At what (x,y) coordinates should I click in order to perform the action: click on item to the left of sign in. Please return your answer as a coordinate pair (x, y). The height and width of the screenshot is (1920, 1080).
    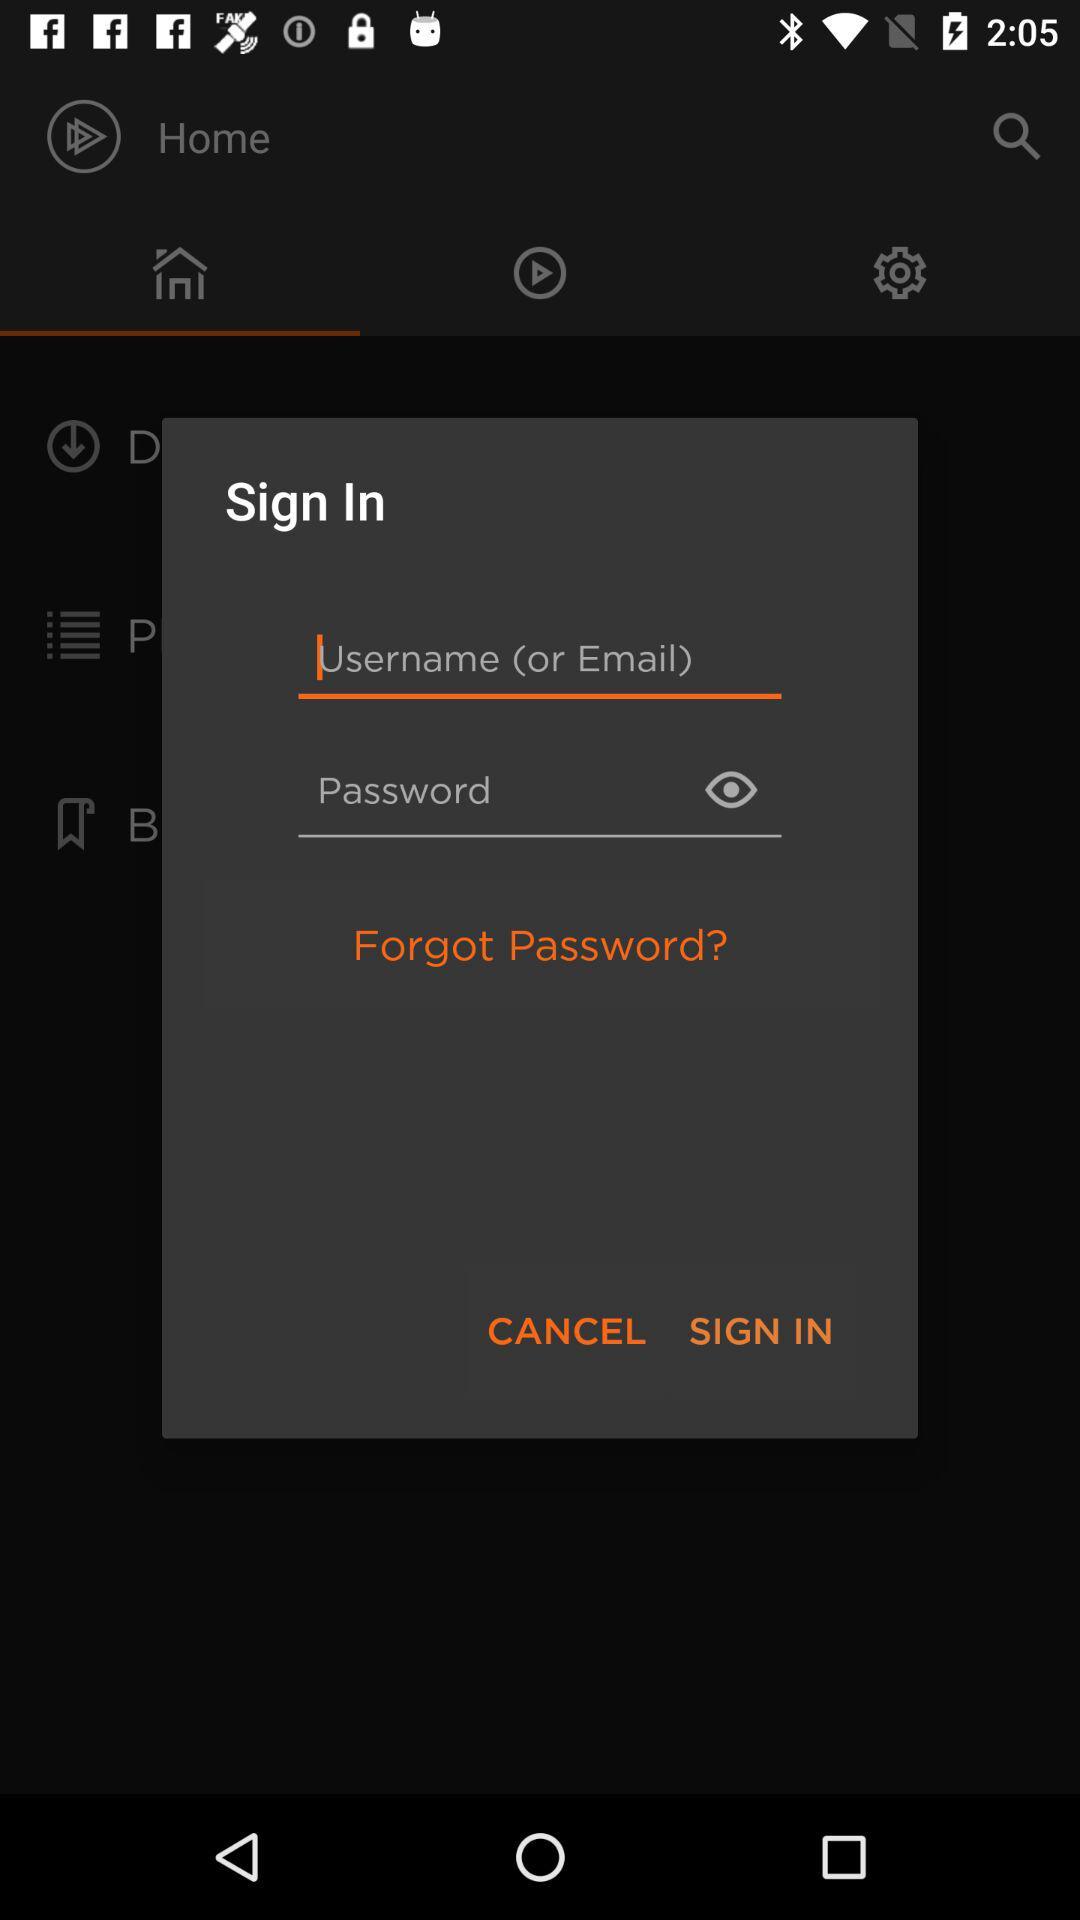
    Looking at the image, I should click on (566, 1330).